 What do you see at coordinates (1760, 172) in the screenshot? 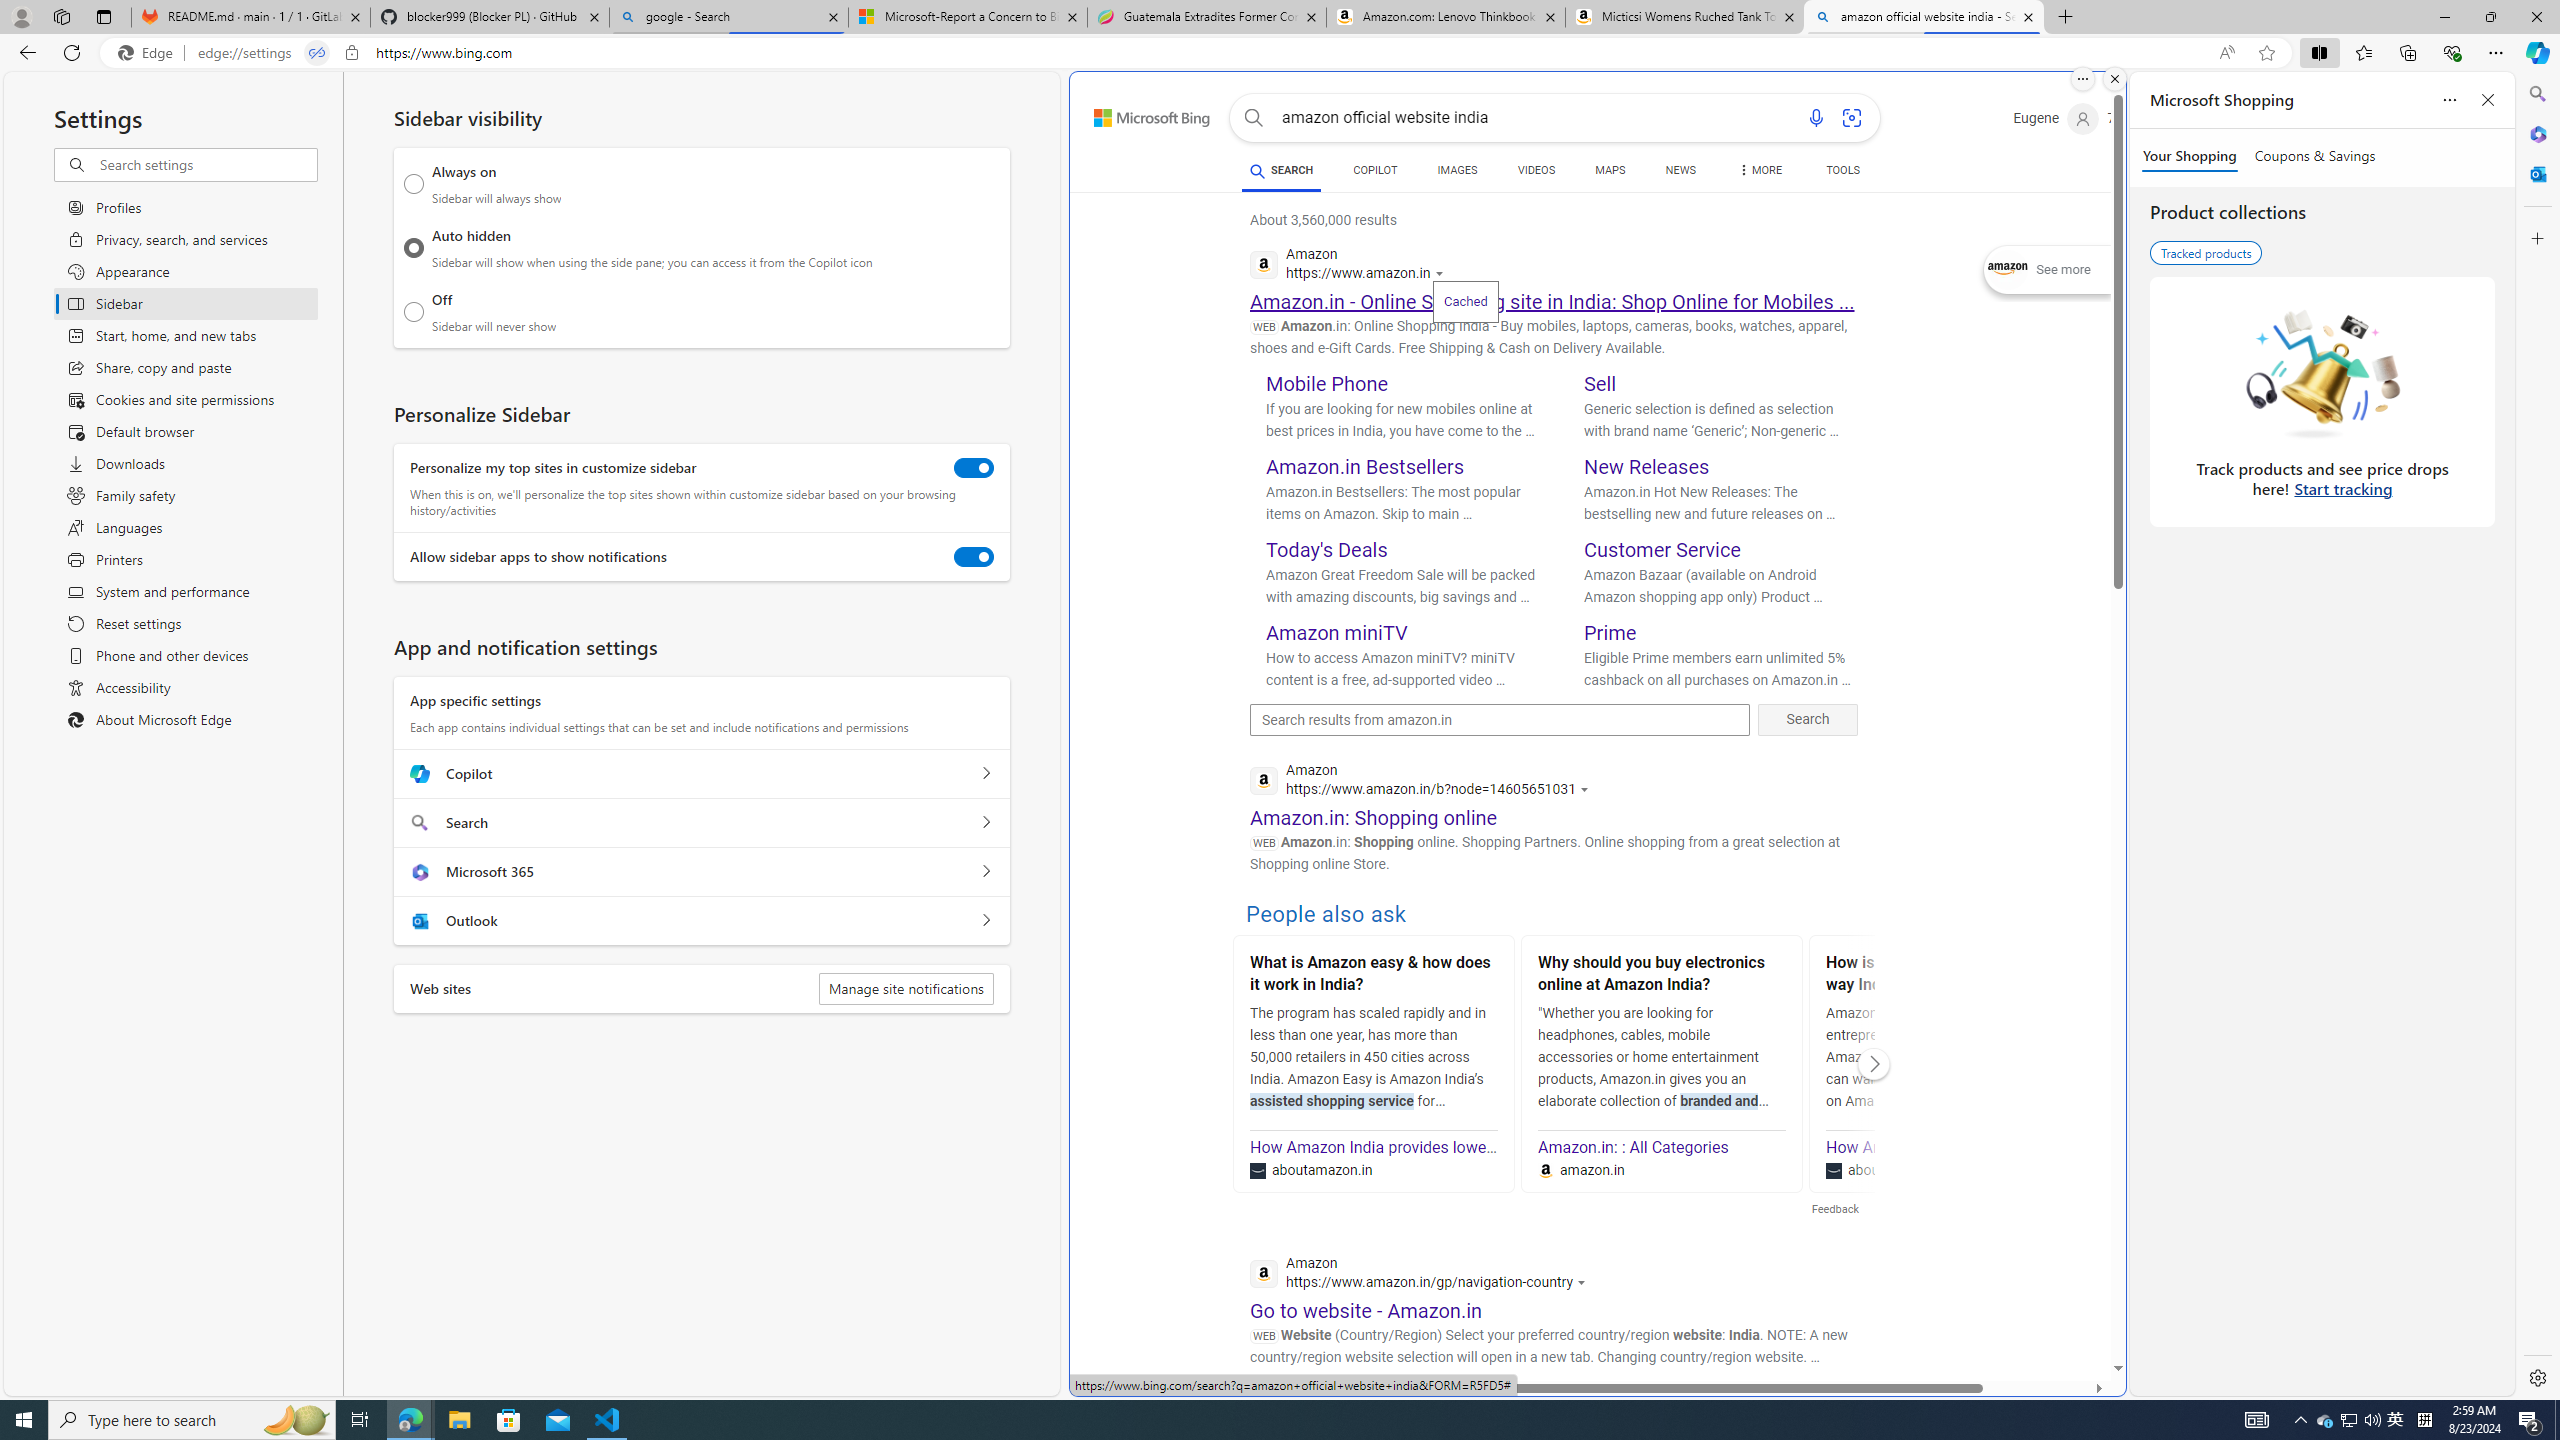
I see `'MORE'` at bounding box center [1760, 172].